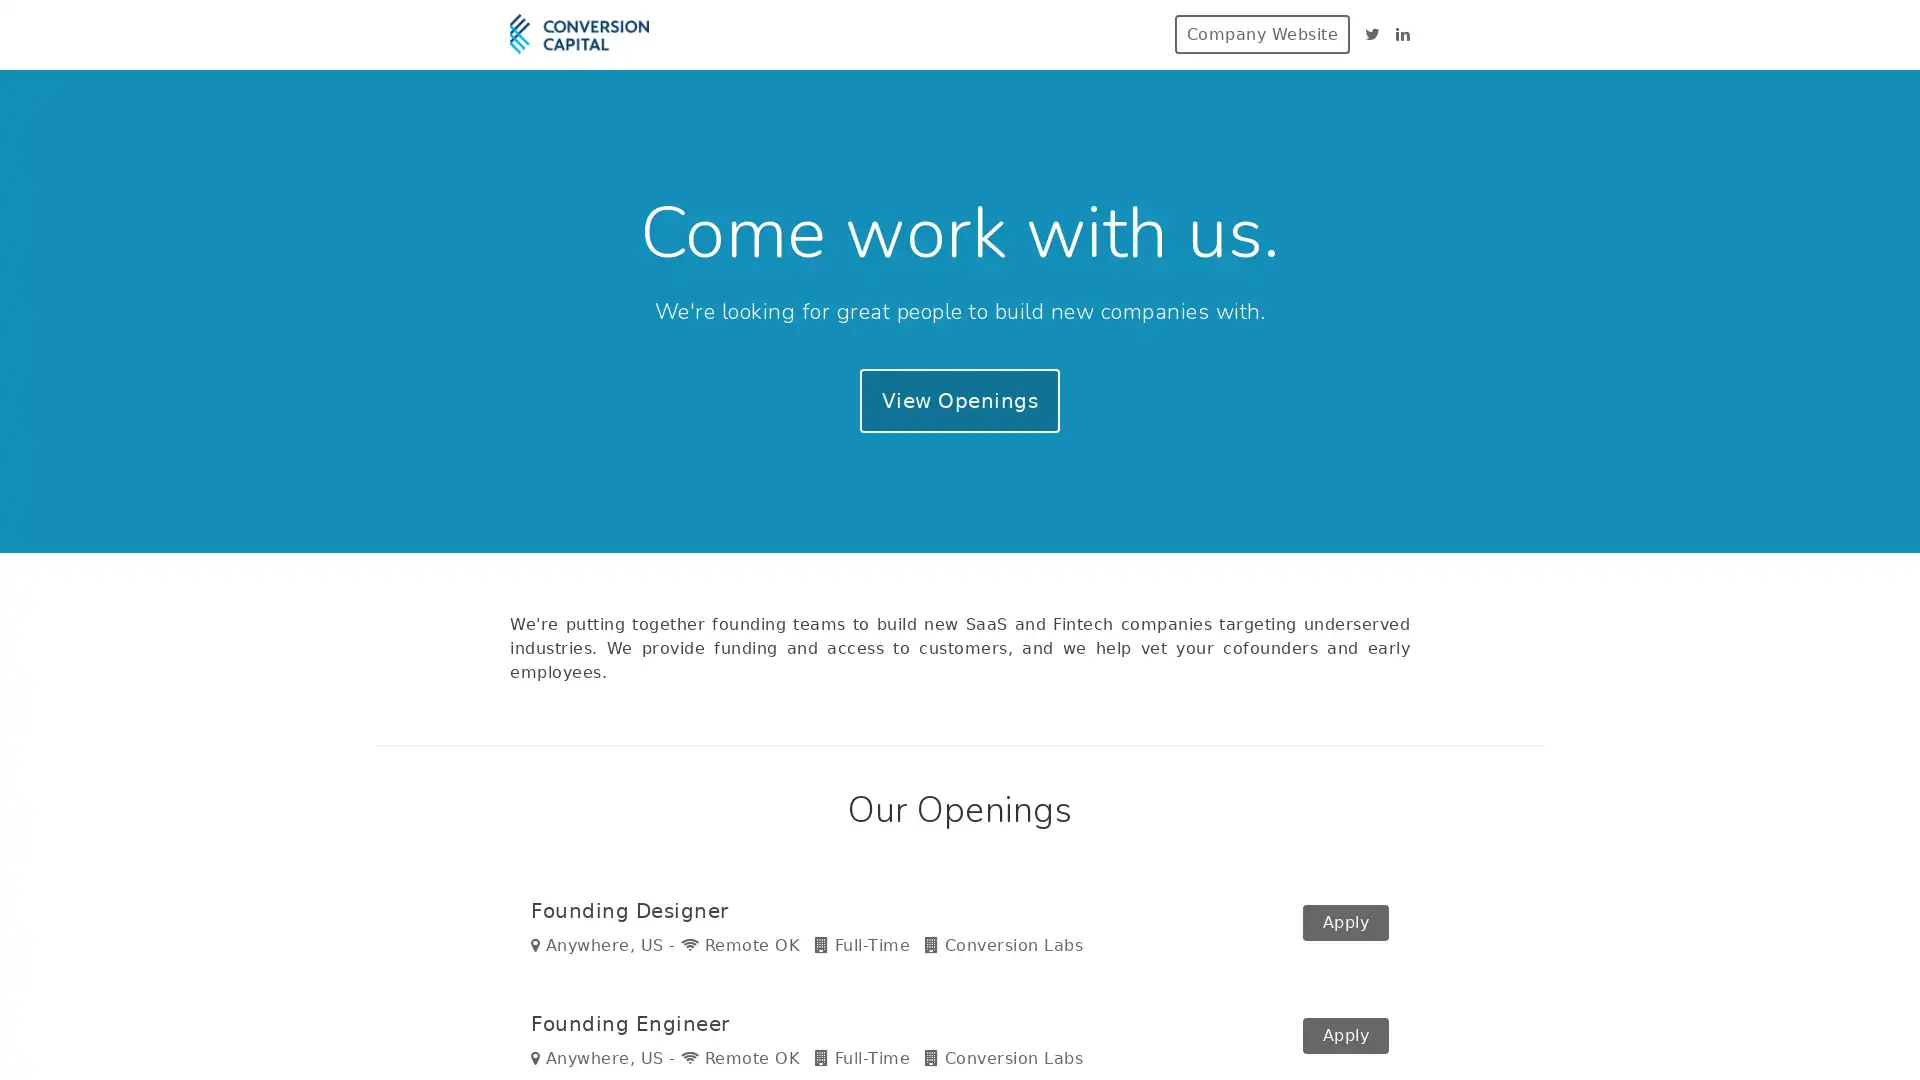  Describe the element at coordinates (1345, 1040) in the screenshot. I see `Apply` at that location.